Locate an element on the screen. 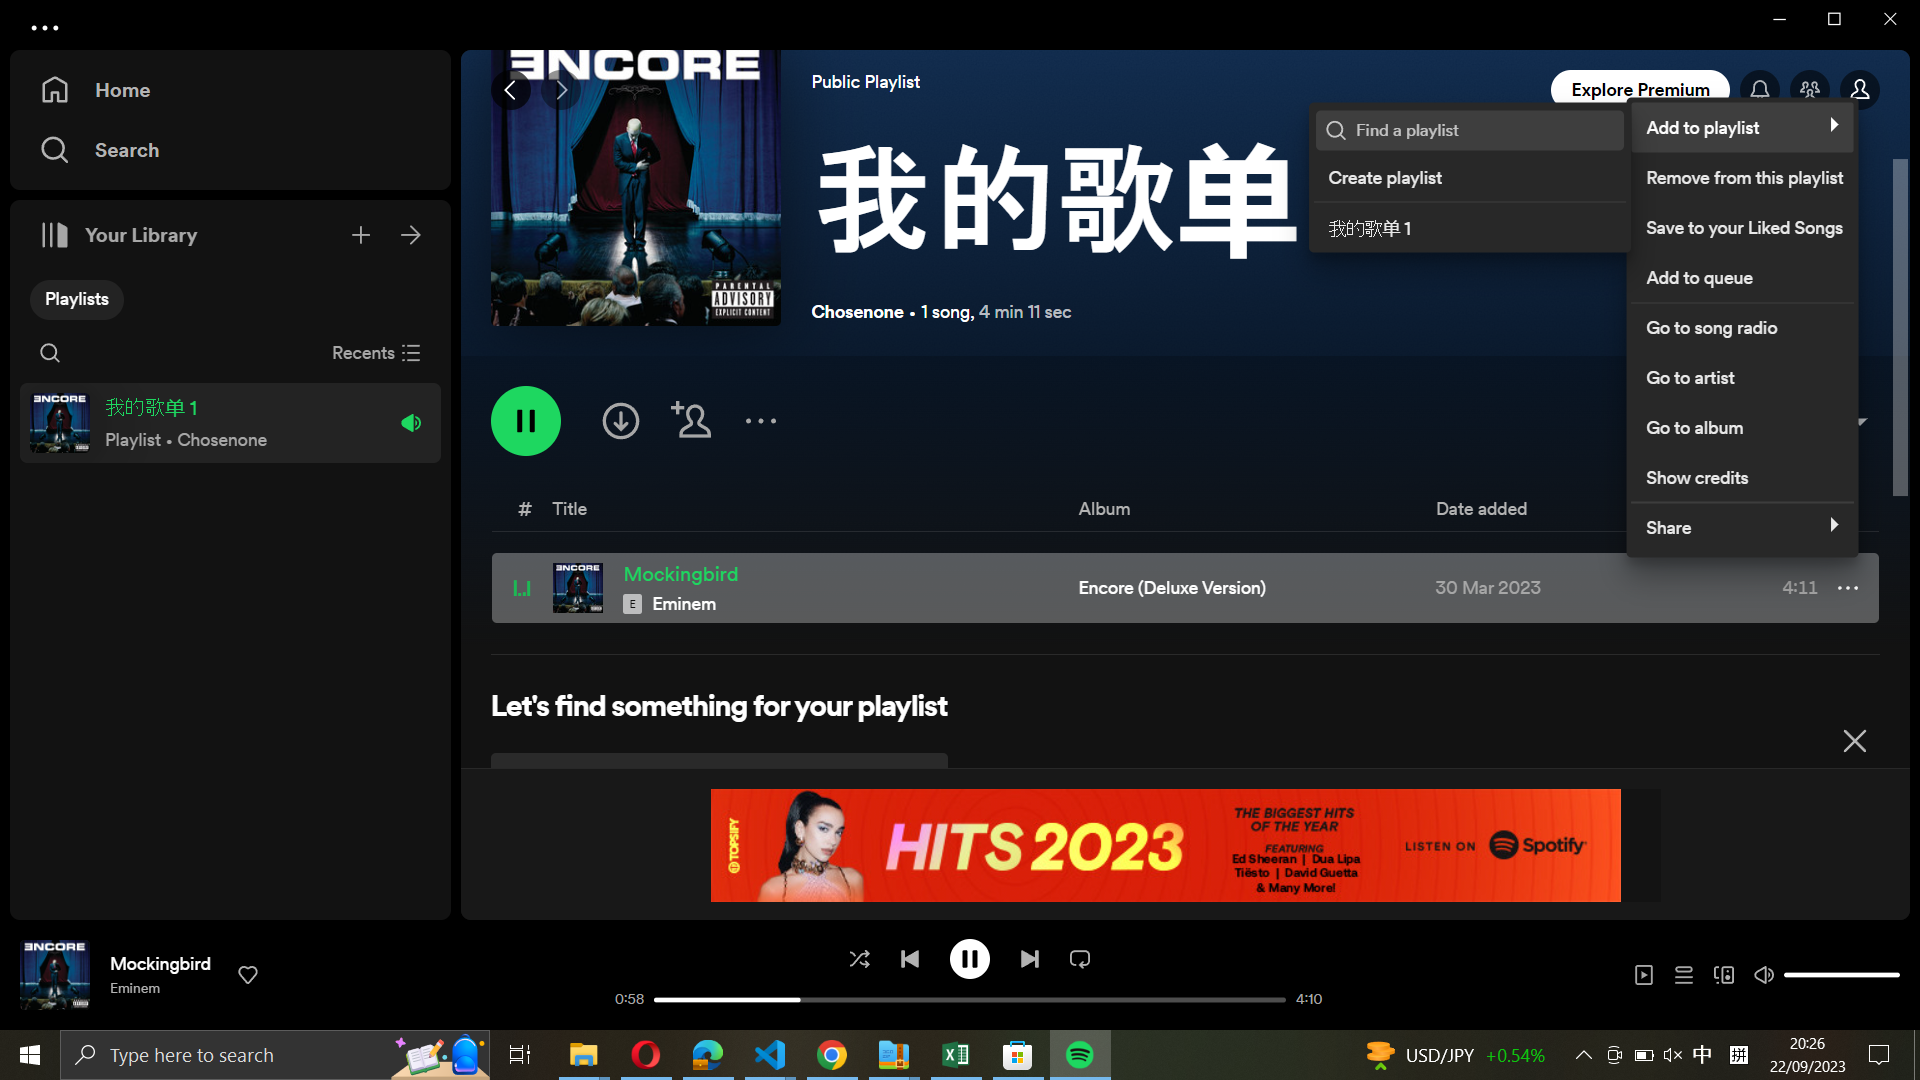 The image size is (1920, 1080). Search my favorite playlist is located at coordinates (1484, 130).